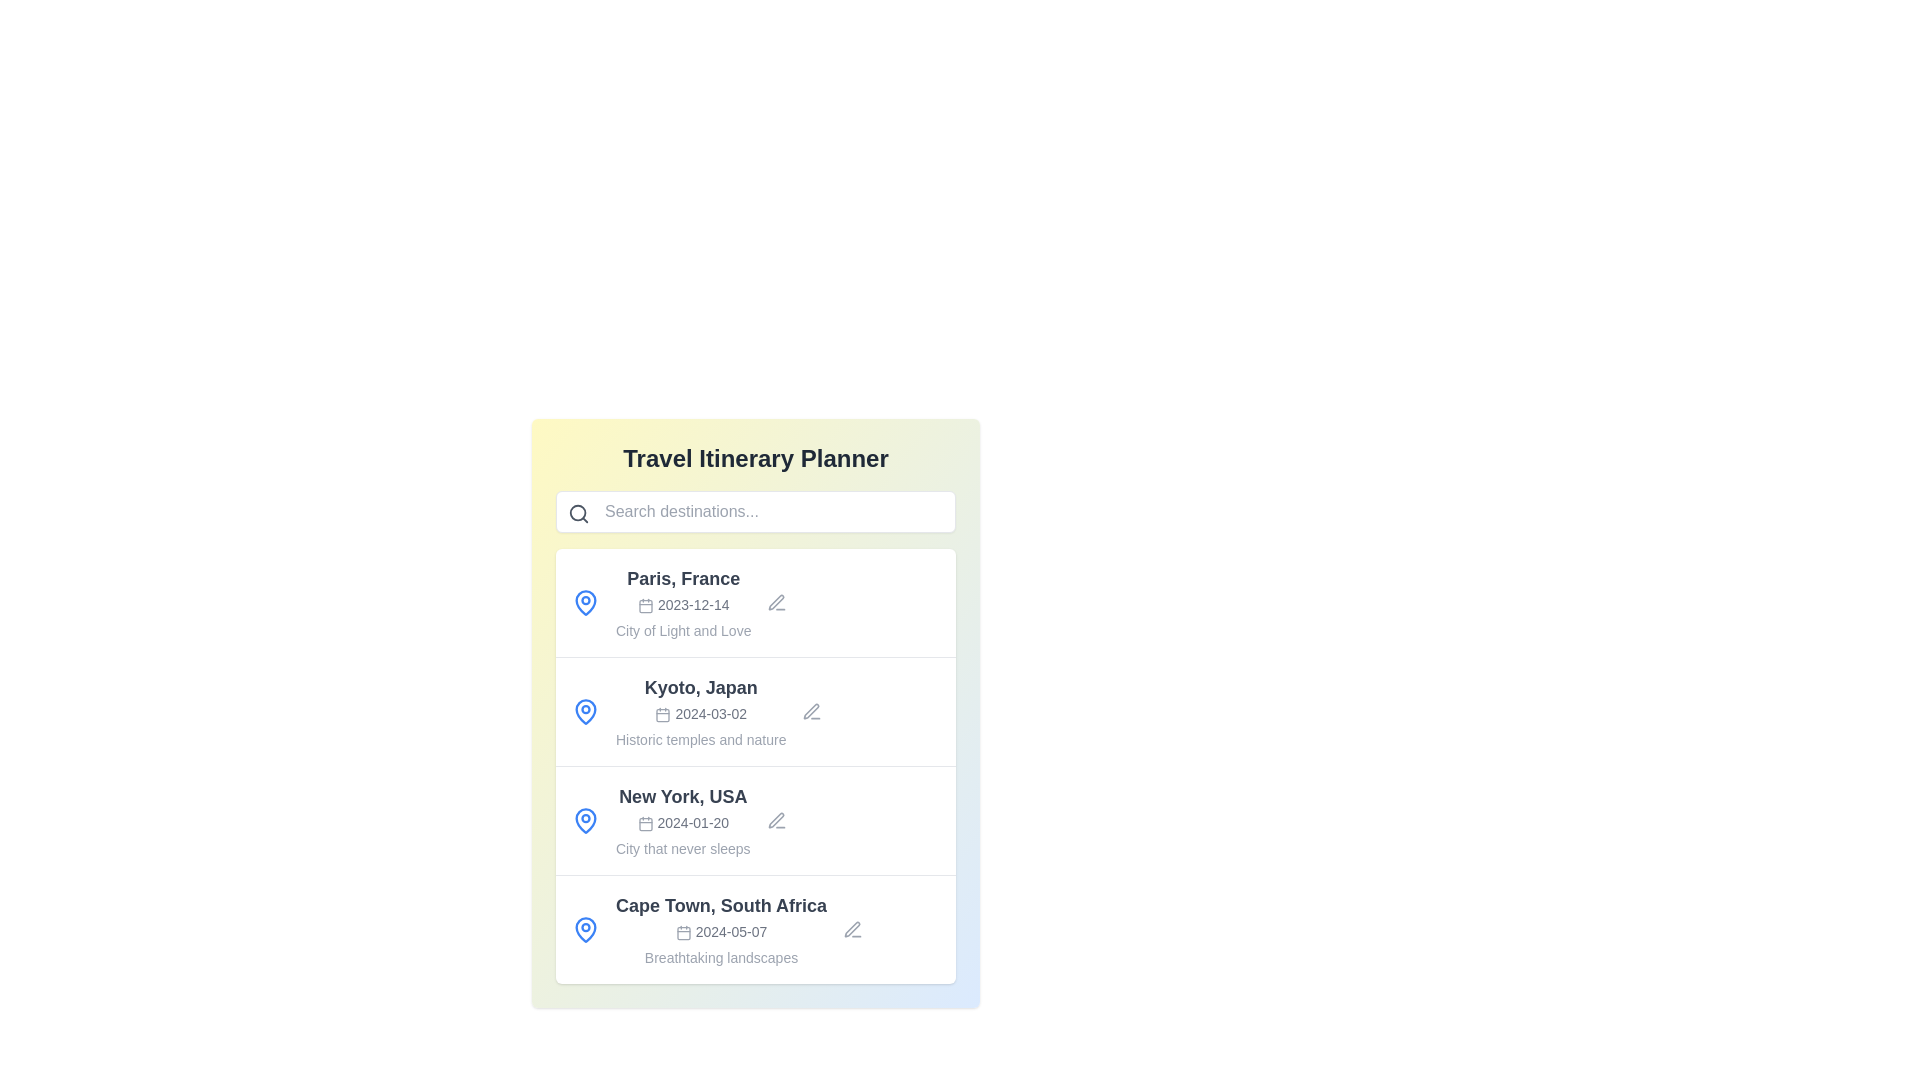 This screenshot has height=1080, width=1920. What do you see at coordinates (775, 821) in the screenshot?
I see `the edit icon button located on the far right of the entry labeled 'New York, USA'` at bounding box center [775, 821].